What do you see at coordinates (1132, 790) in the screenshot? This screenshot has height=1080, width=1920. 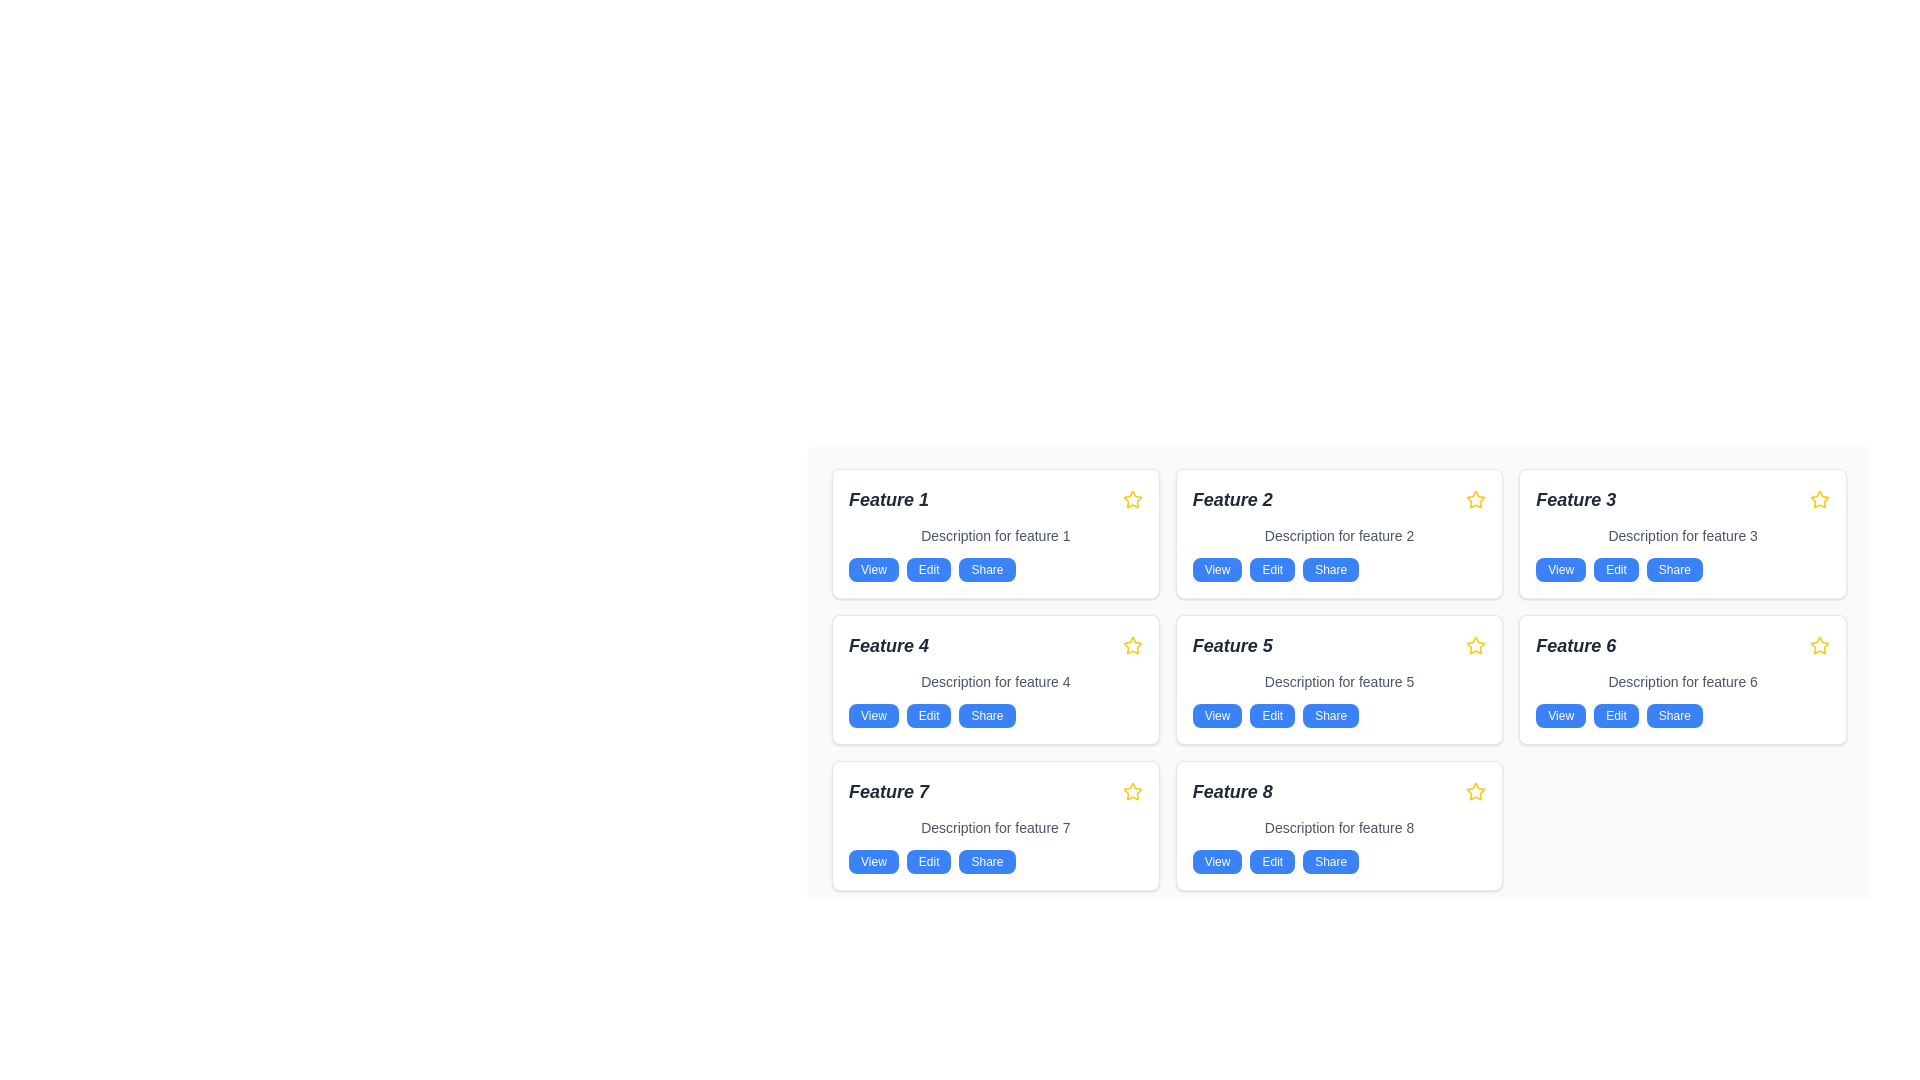 I see `the star-shaped icon with a yellow outline located to the right of the 'Feature 7' text` at bounding box center [1132, 790].